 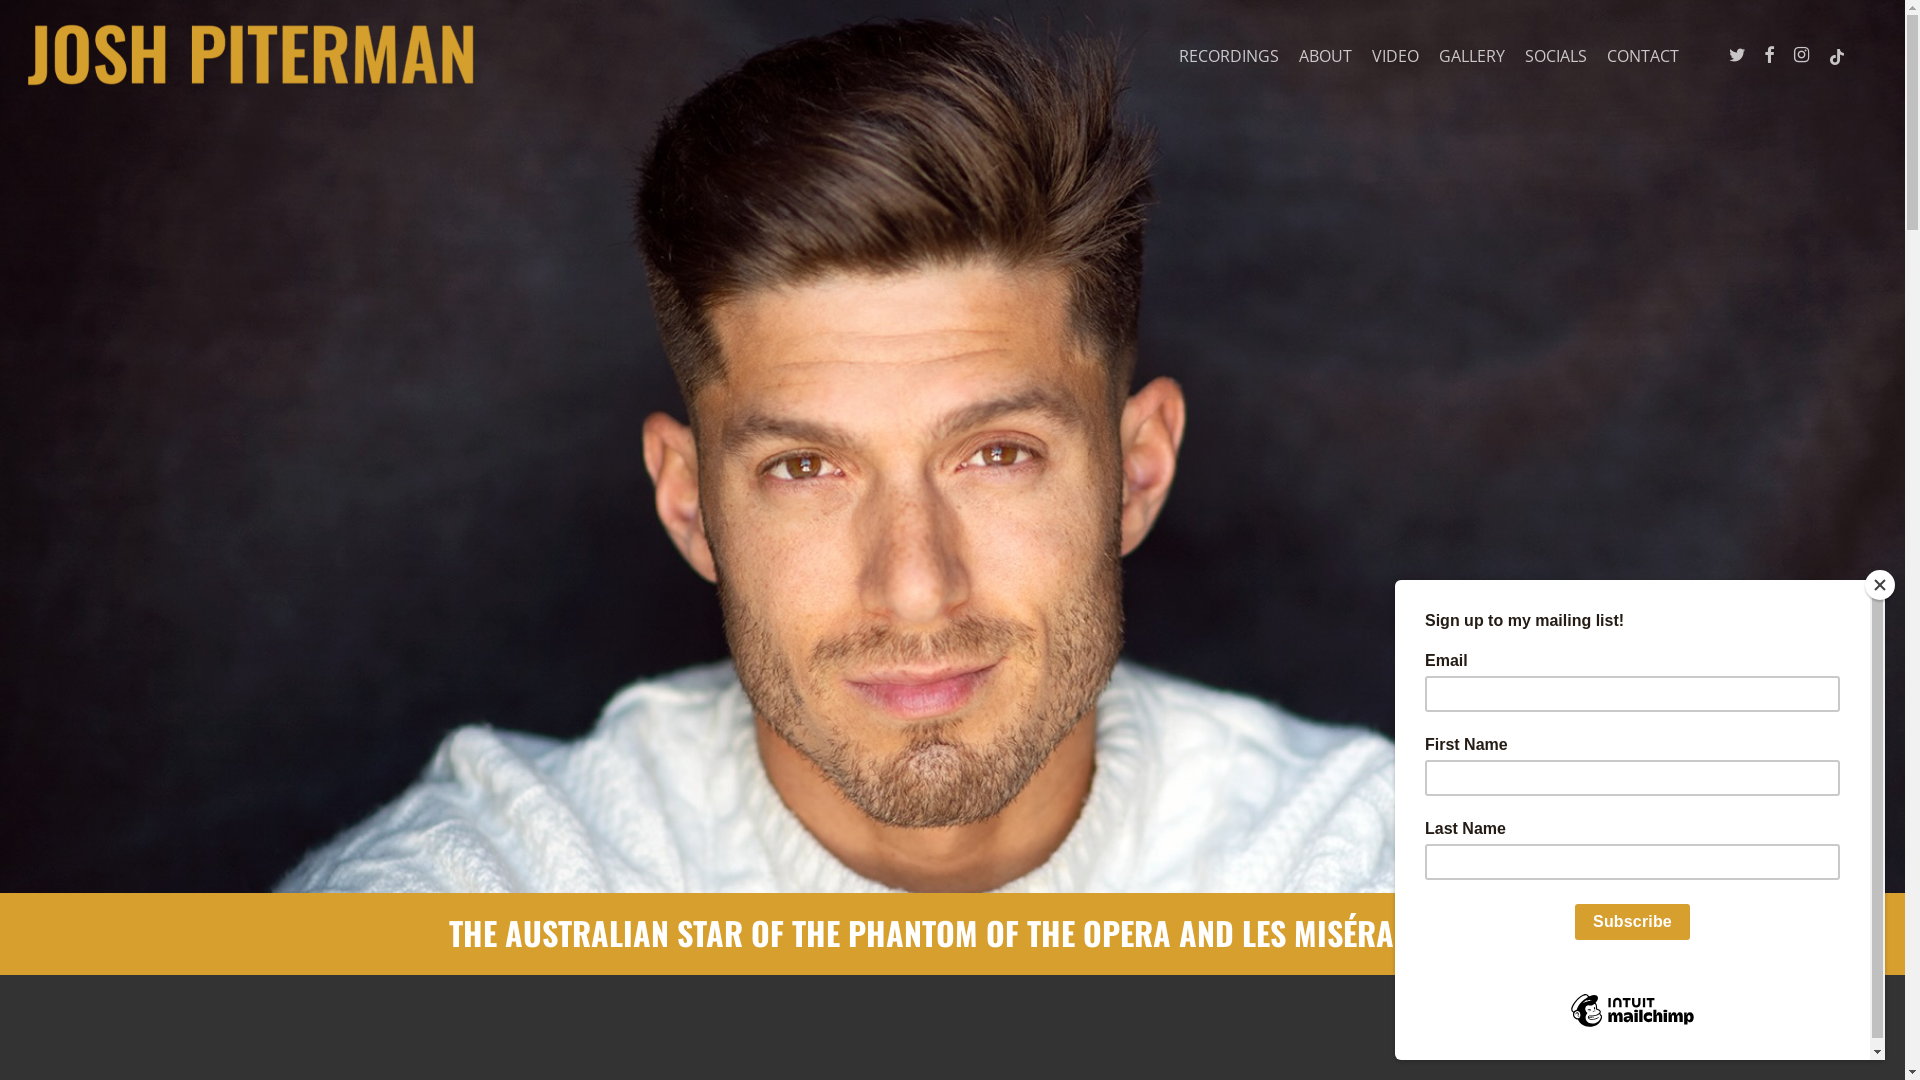 What do you see at coordinates (1472, 55) in the screenshot?
I see `'GALLERY'` at bounding box center [1472, 55].